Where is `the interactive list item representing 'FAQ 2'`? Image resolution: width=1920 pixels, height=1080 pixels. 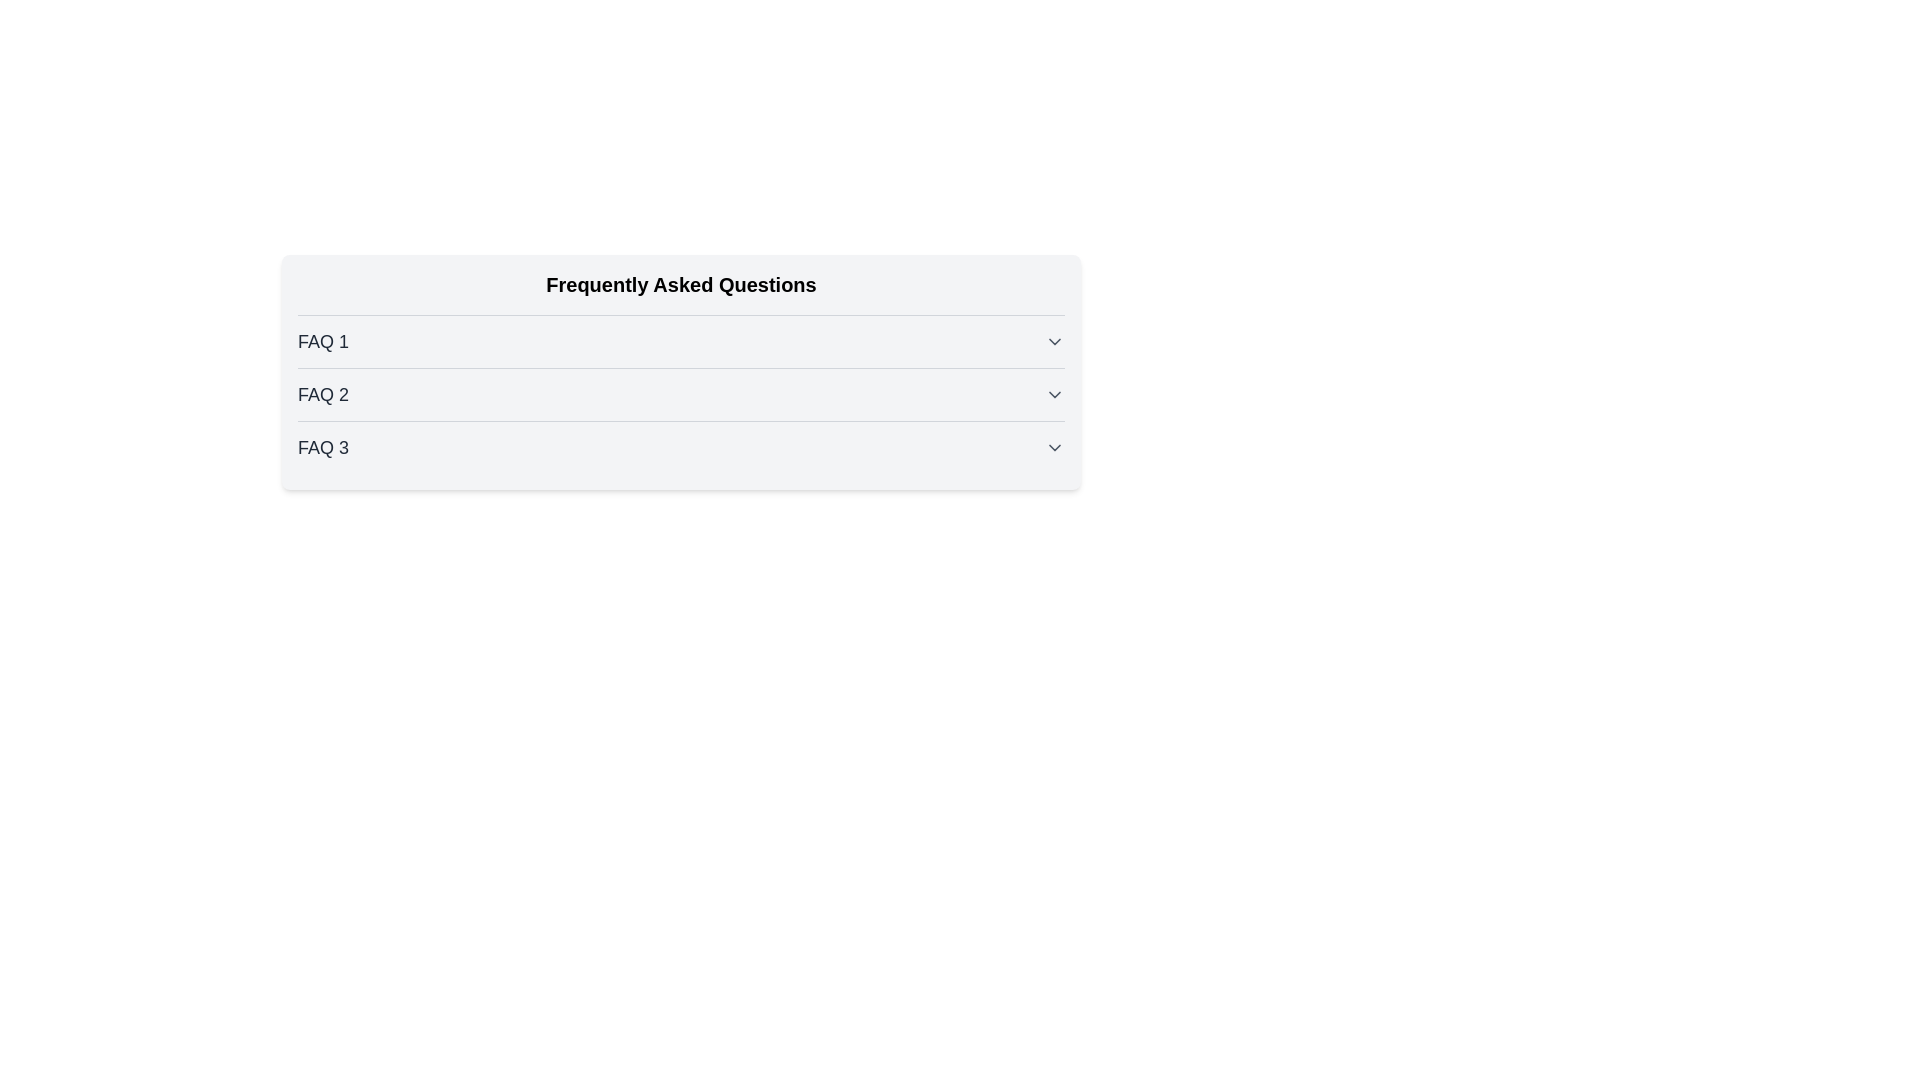 the interactive list item representing 'FAQ 2' is located at coordinates (681, 388).